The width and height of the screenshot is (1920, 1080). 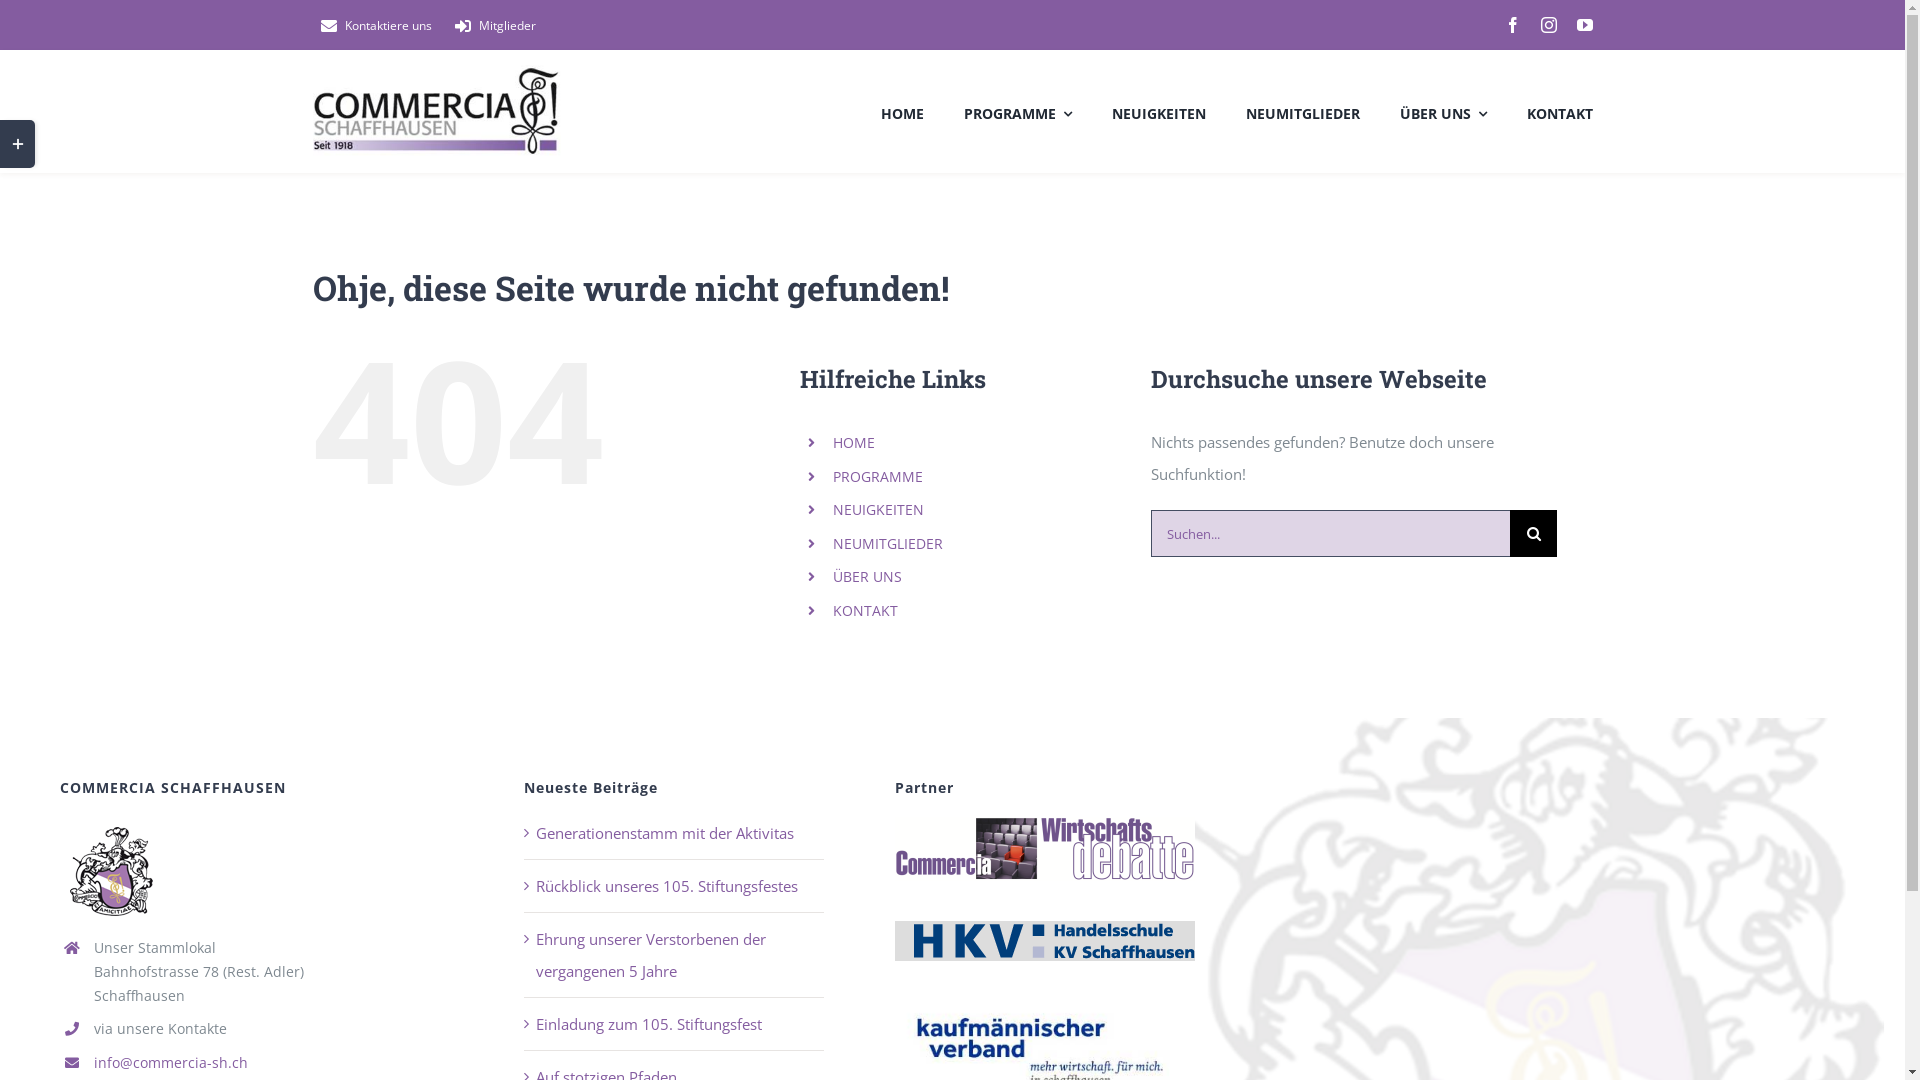 I want to click on 'PROGRAMME', so click(x=878, y=476).